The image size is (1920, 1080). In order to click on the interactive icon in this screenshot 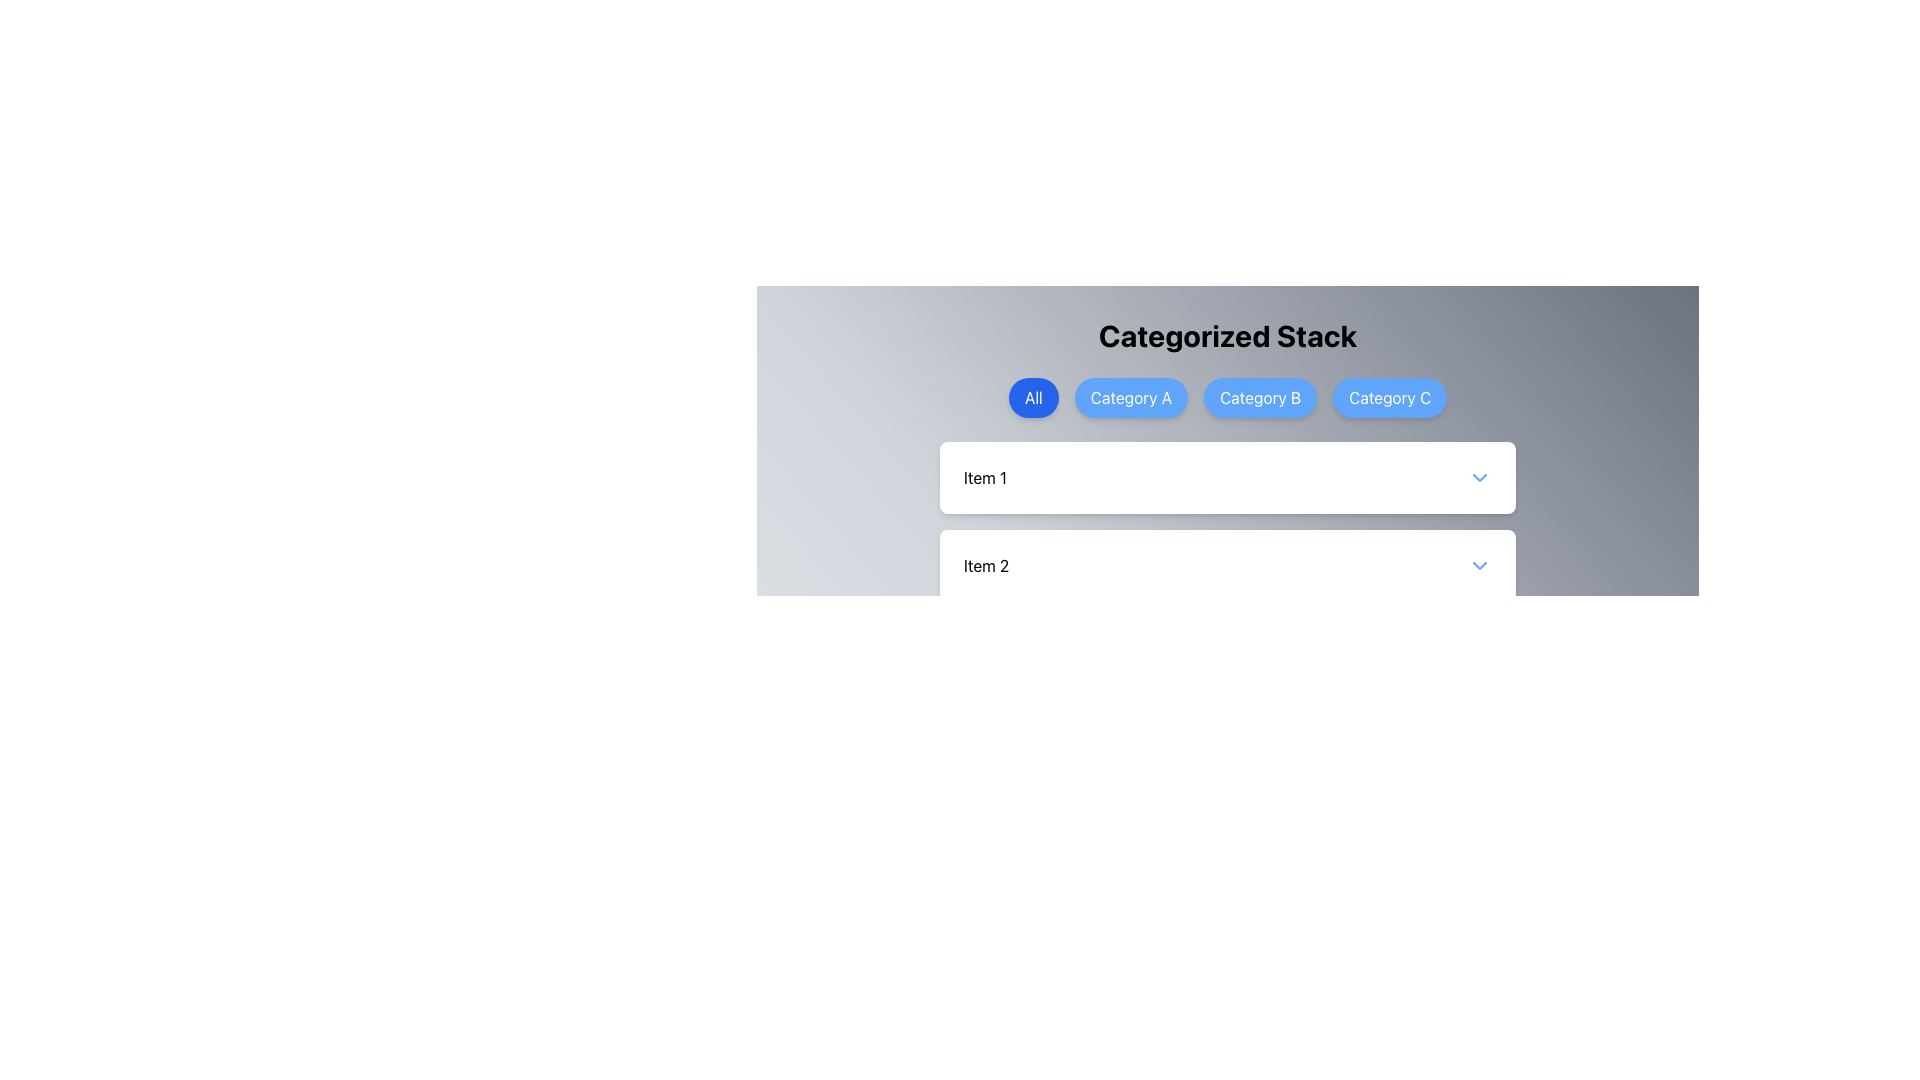, I will do `click(1479, 478)`.